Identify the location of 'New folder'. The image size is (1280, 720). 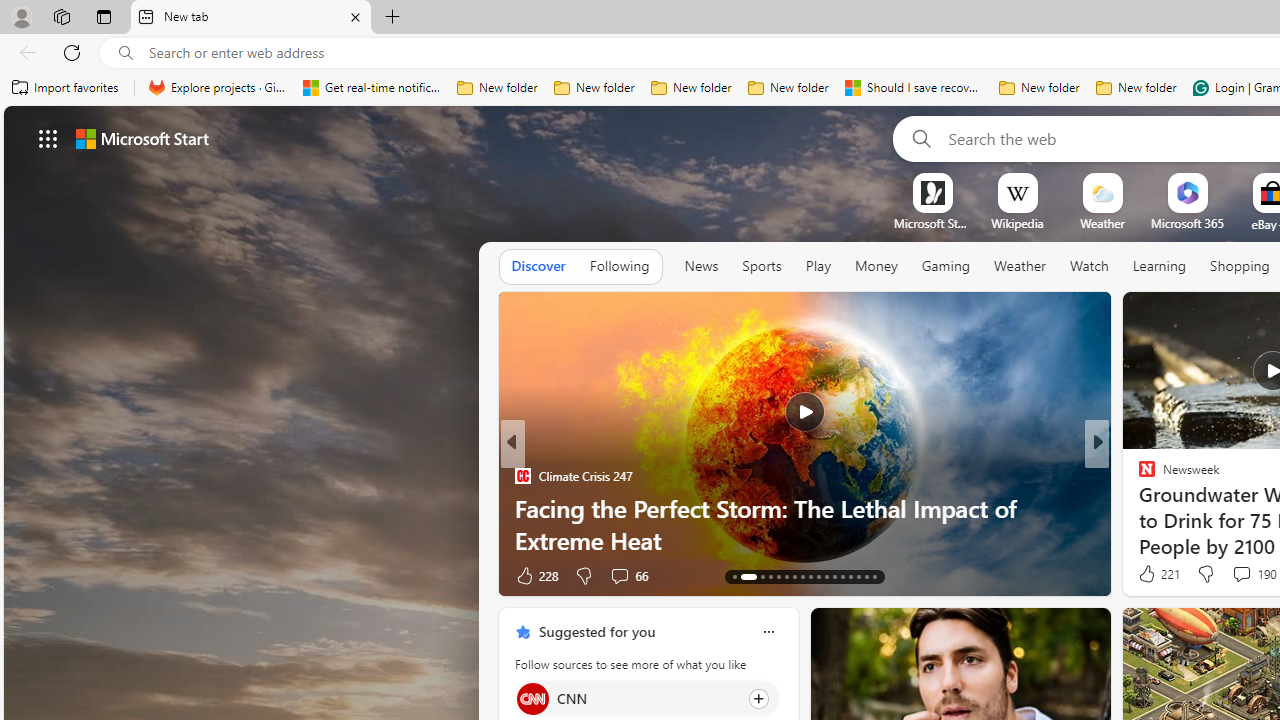
(1136, 87).